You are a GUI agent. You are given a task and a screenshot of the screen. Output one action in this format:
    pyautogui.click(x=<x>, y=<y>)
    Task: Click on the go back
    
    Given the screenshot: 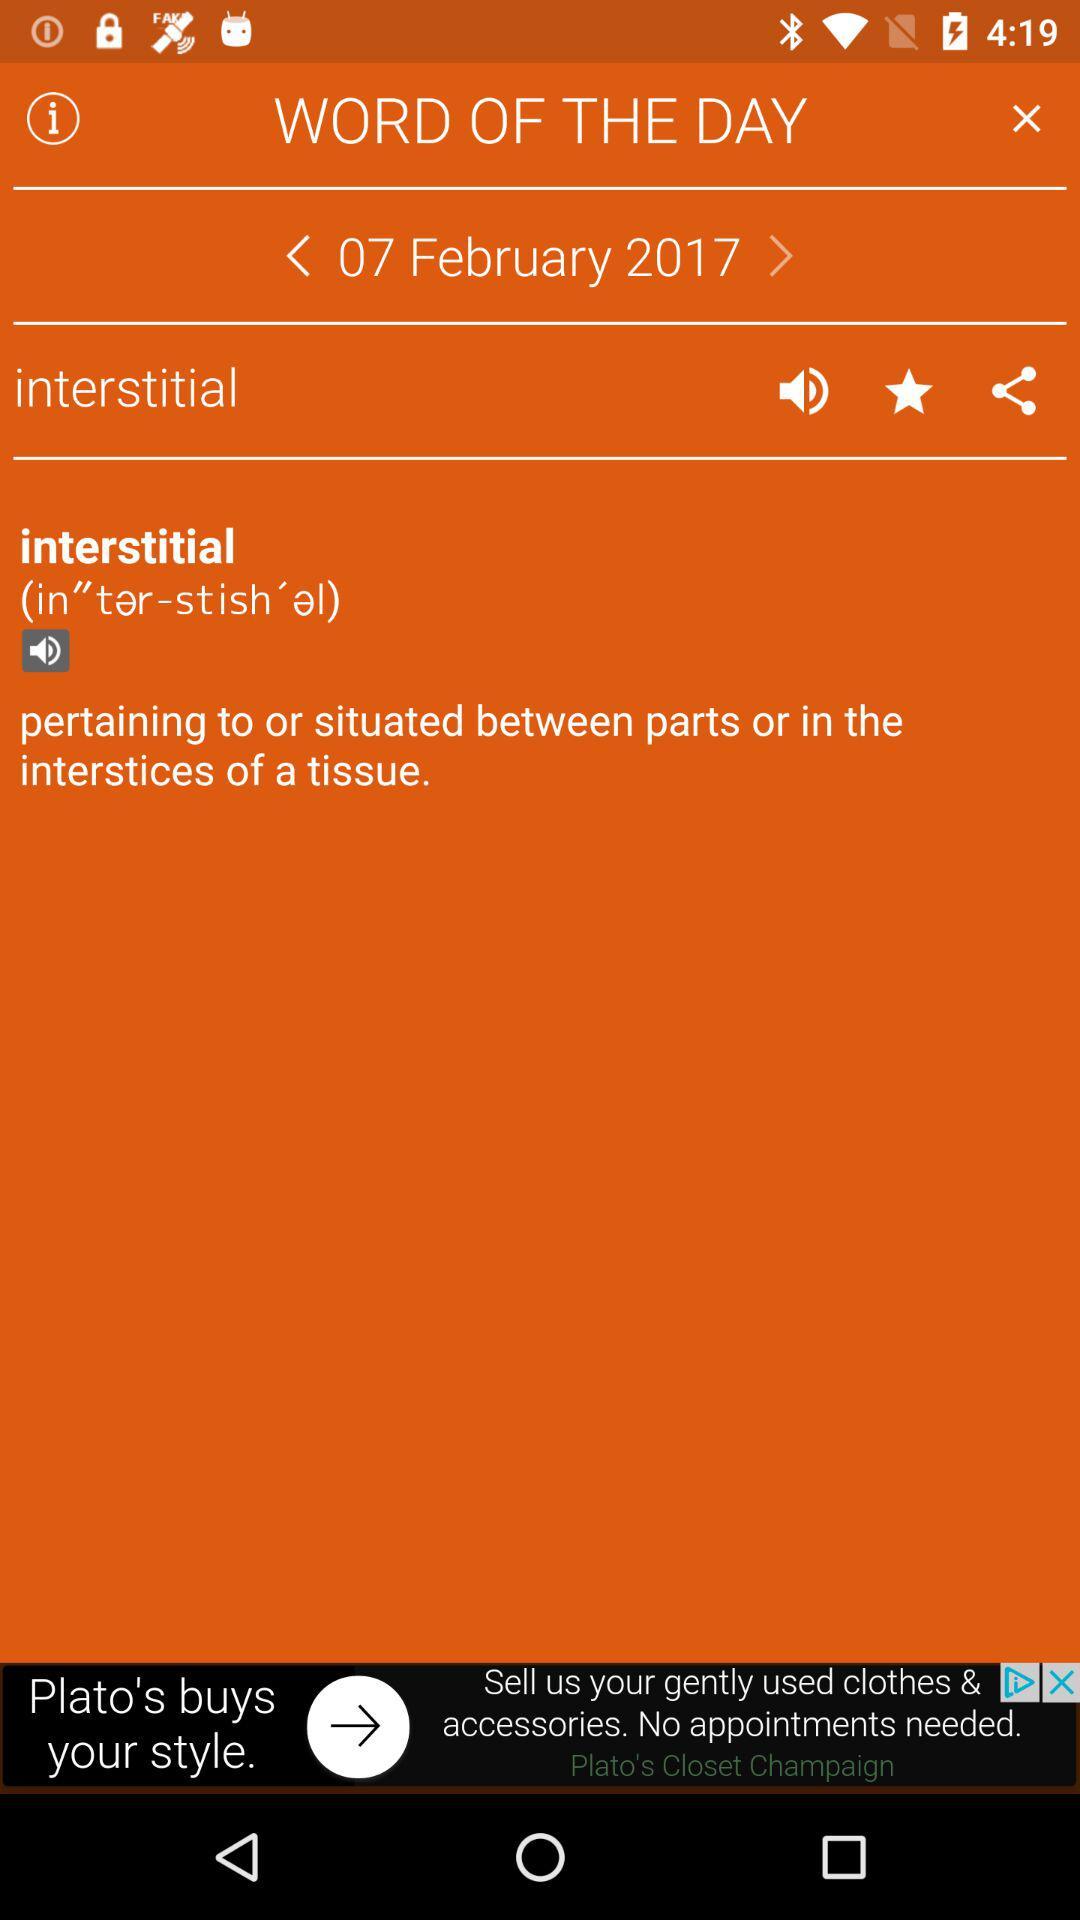 What is the action you would take?
    pyautogui.click(x=297, y=254)
    